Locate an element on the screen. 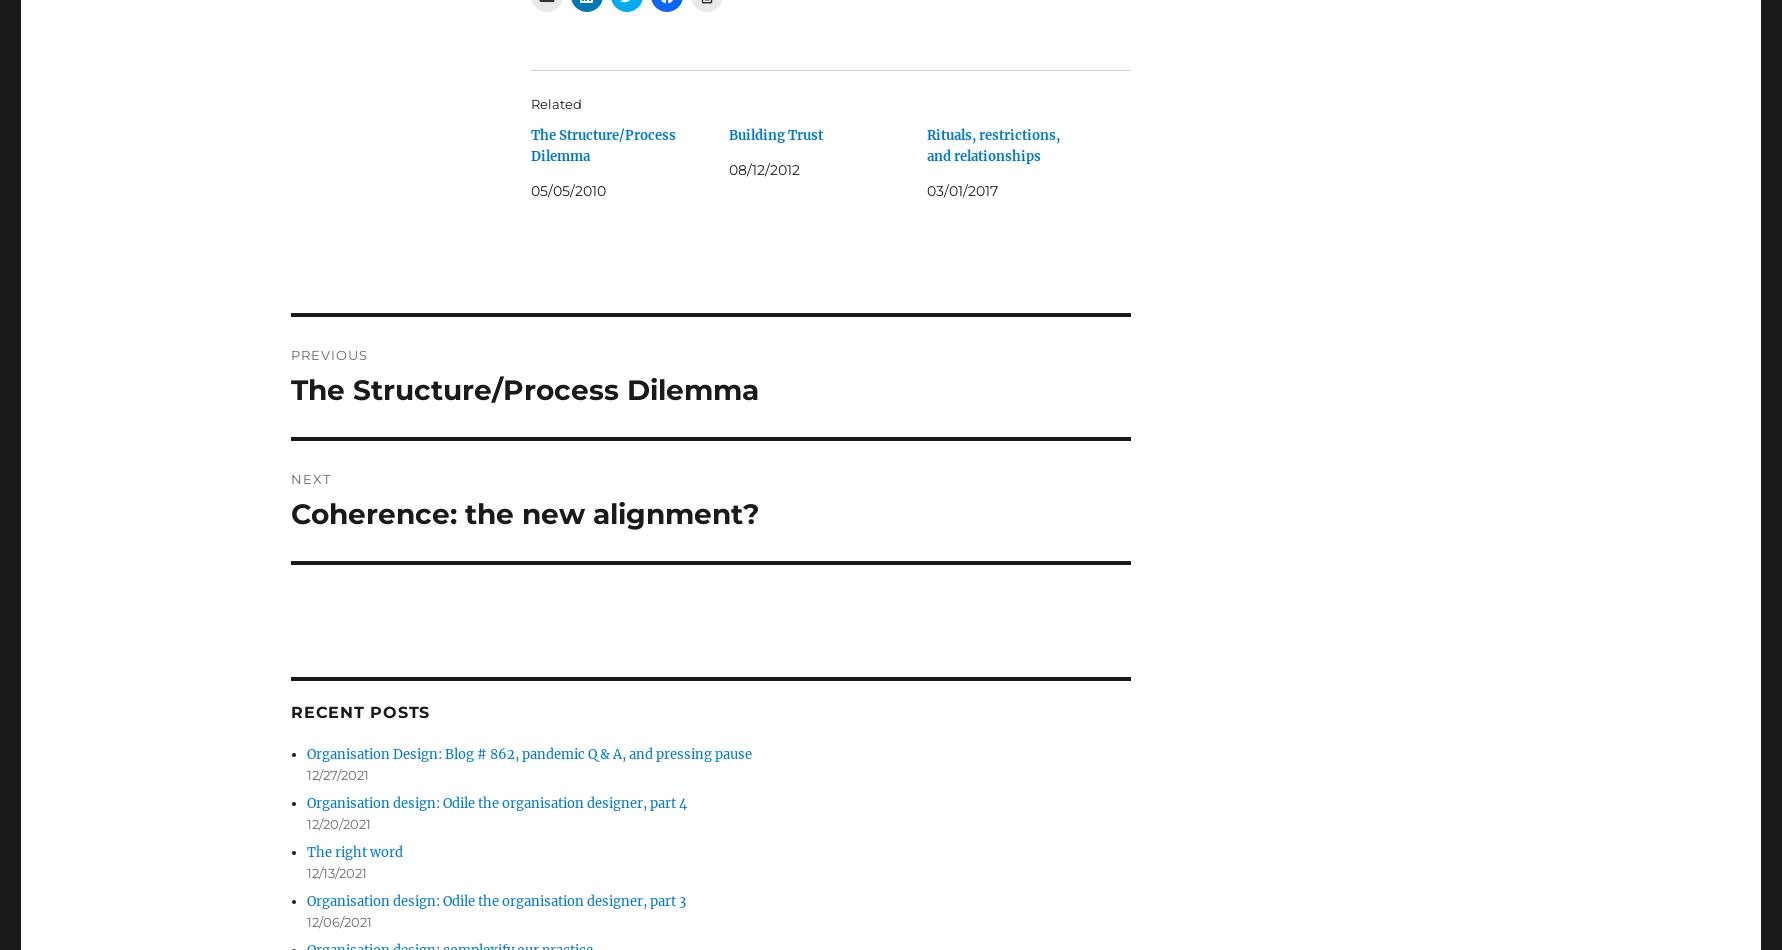  'Recent Posts' is located at coordinates (290, 712).